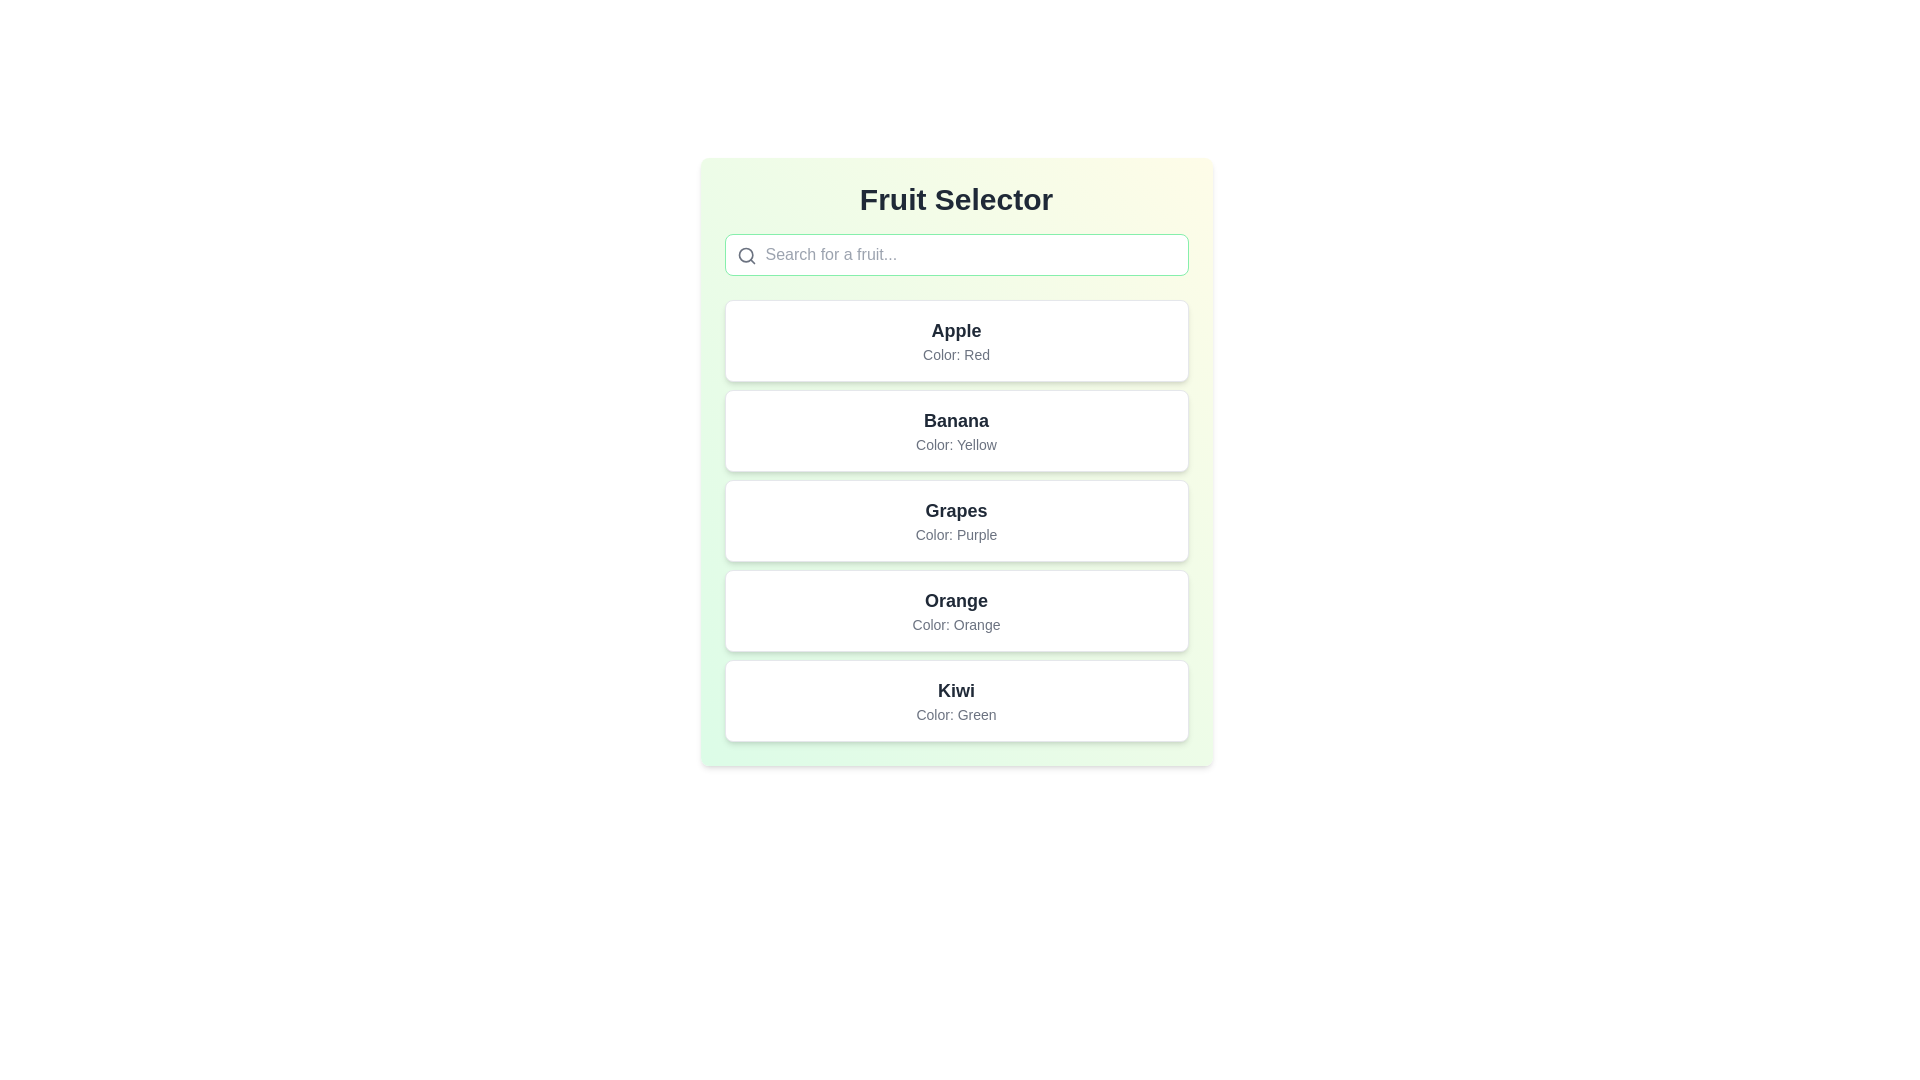 This screenshot has width=1920, height=1080. What do you see at coordinates (955, 534) in the screenshot?
I see `text label that provides information about the color attribute of 'Grapes', located below the title within the 'Grapes' card` at bounding box center [955, 534].